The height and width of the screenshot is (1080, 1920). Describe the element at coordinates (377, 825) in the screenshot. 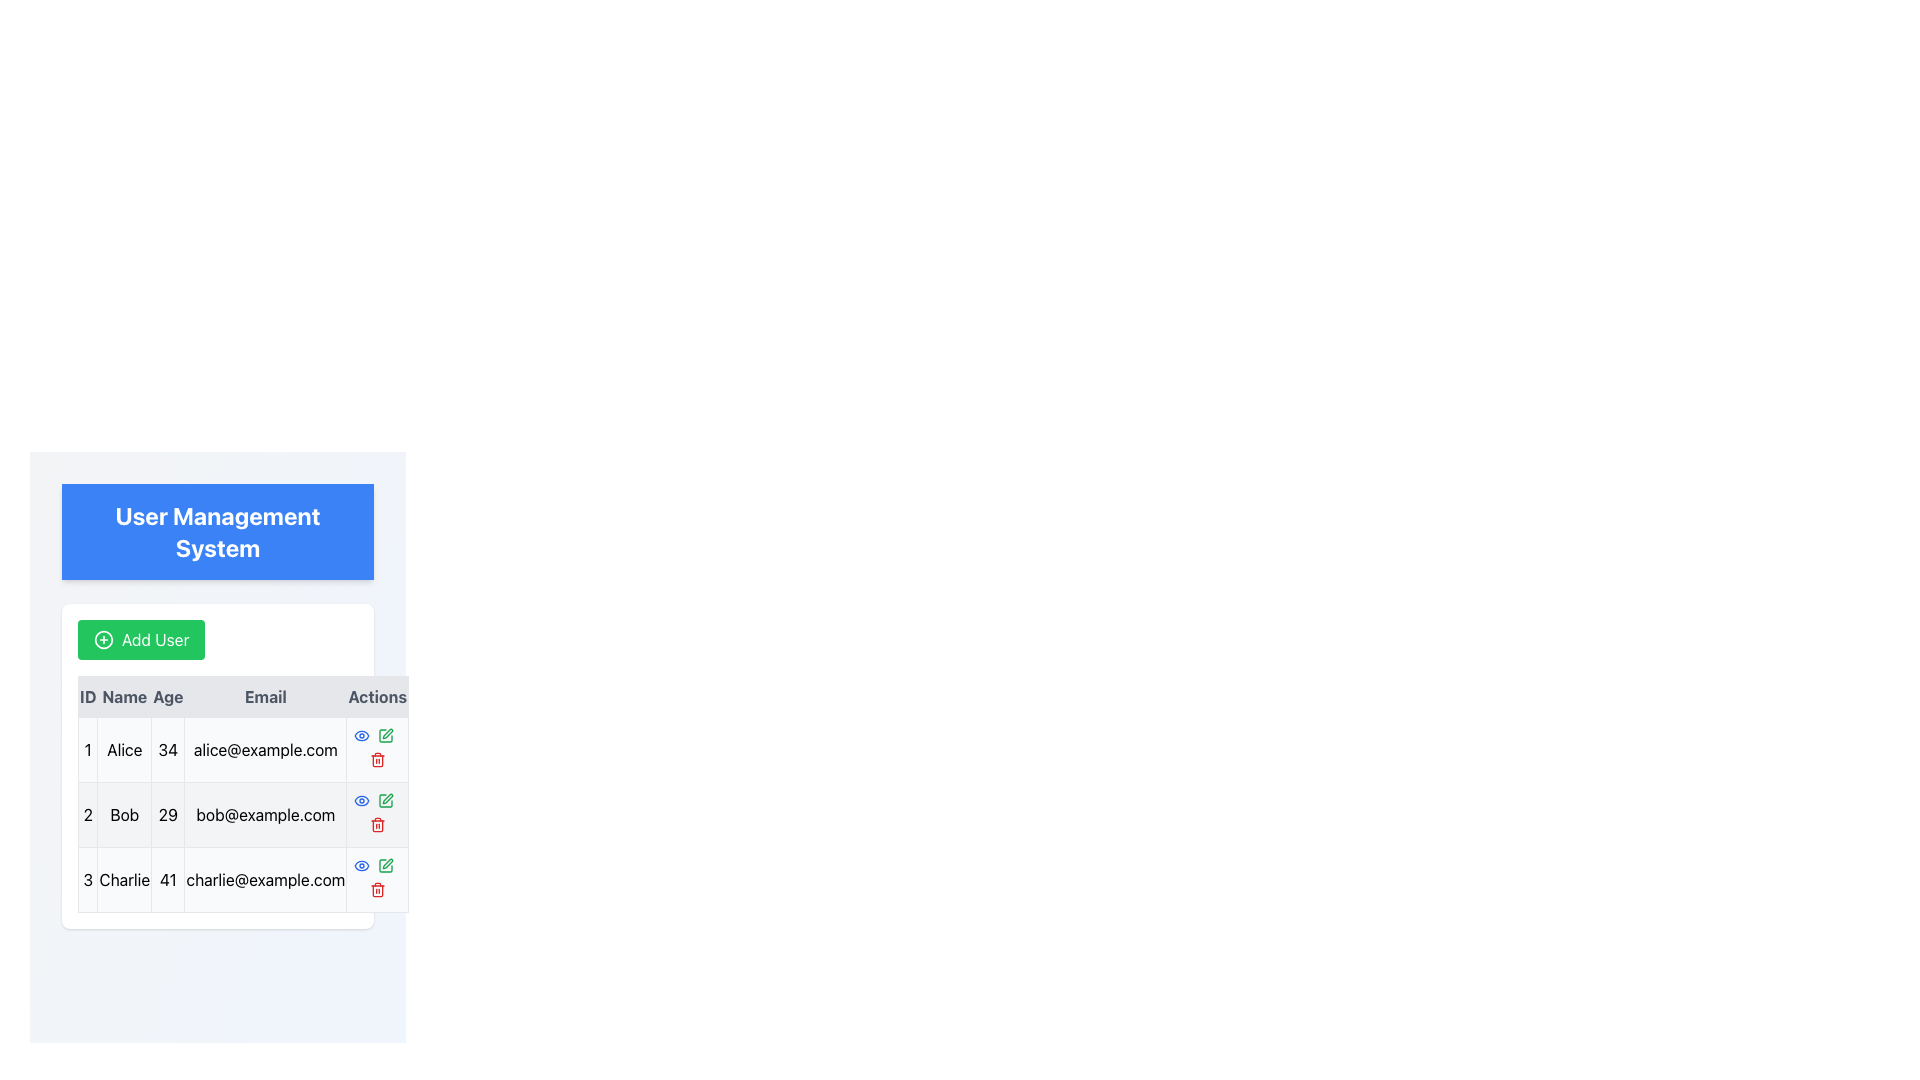

I see `the delete button (trash icon) in the third row of the user management table, located under the 'Actions' column` at that location.